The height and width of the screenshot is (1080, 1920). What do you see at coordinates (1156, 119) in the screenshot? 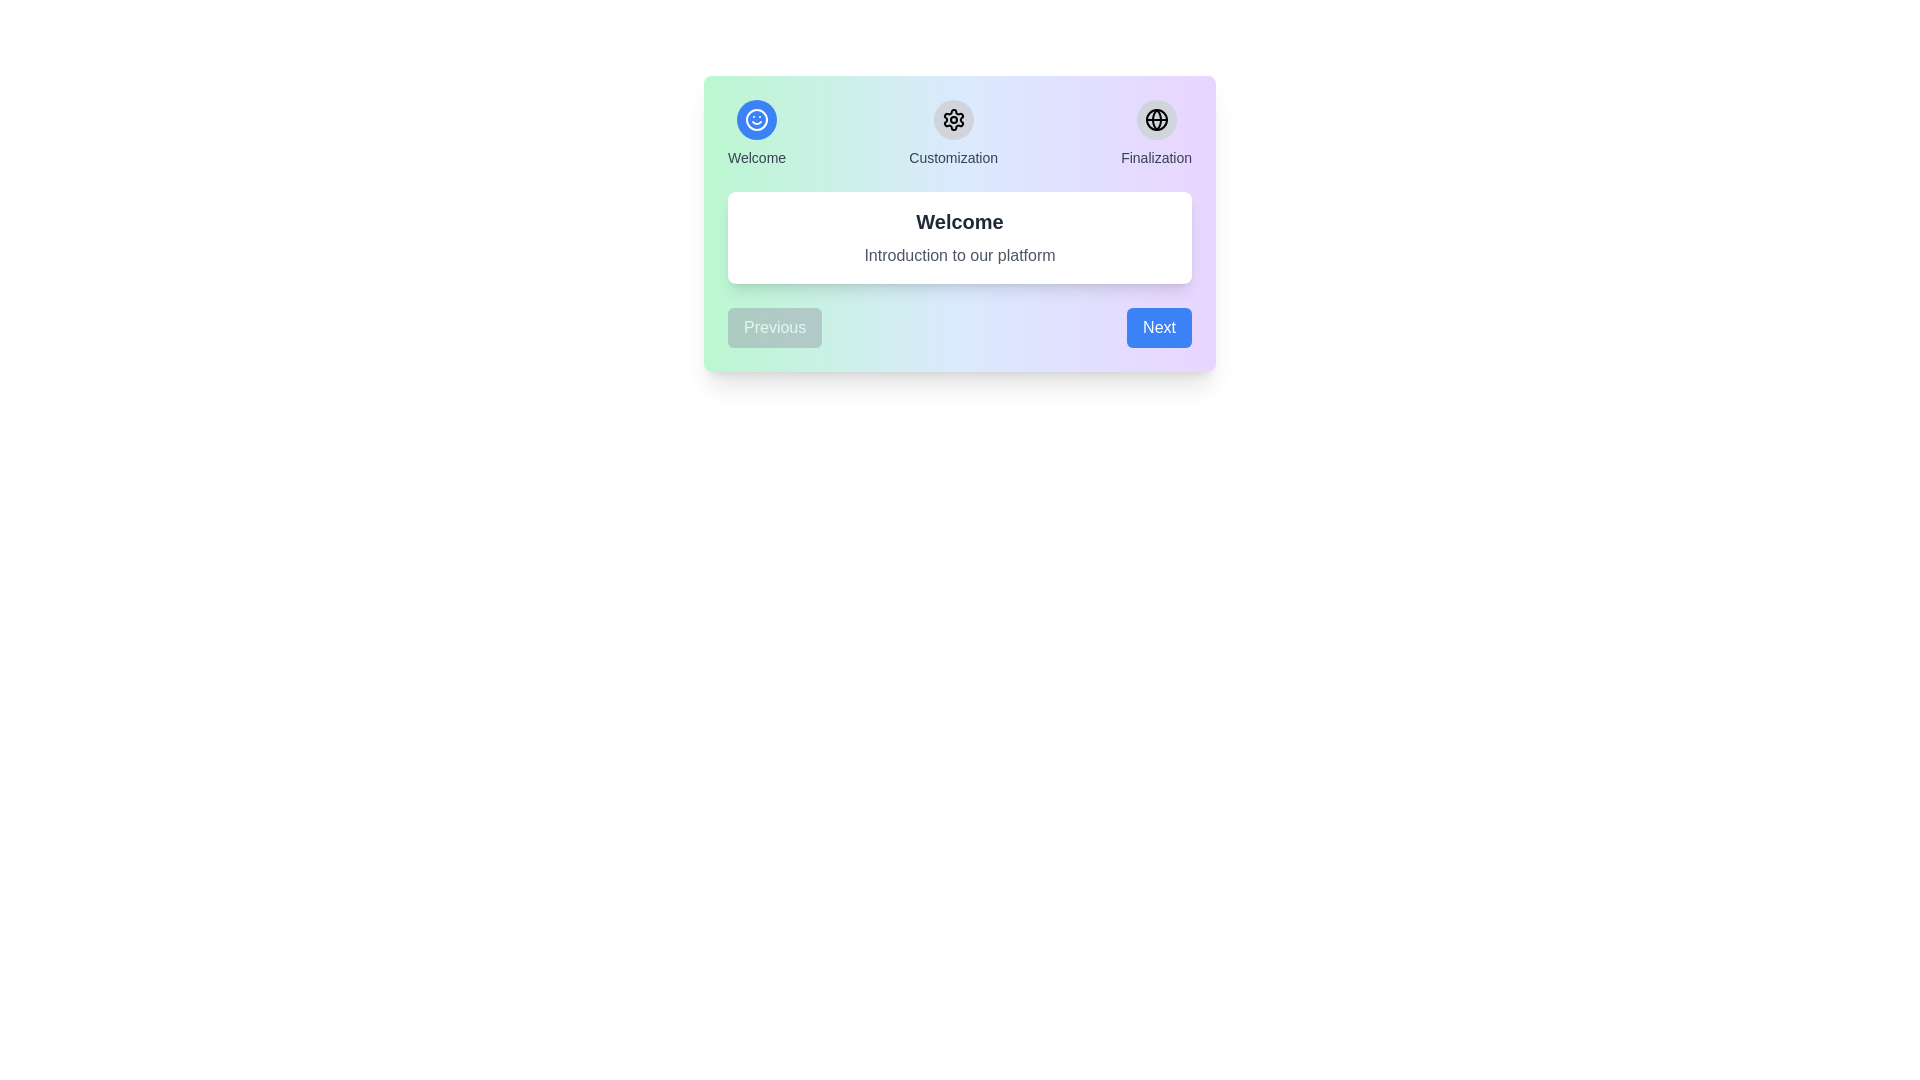
I see `the content associated with the Finalization icon` at bounding box center [1156, 119].